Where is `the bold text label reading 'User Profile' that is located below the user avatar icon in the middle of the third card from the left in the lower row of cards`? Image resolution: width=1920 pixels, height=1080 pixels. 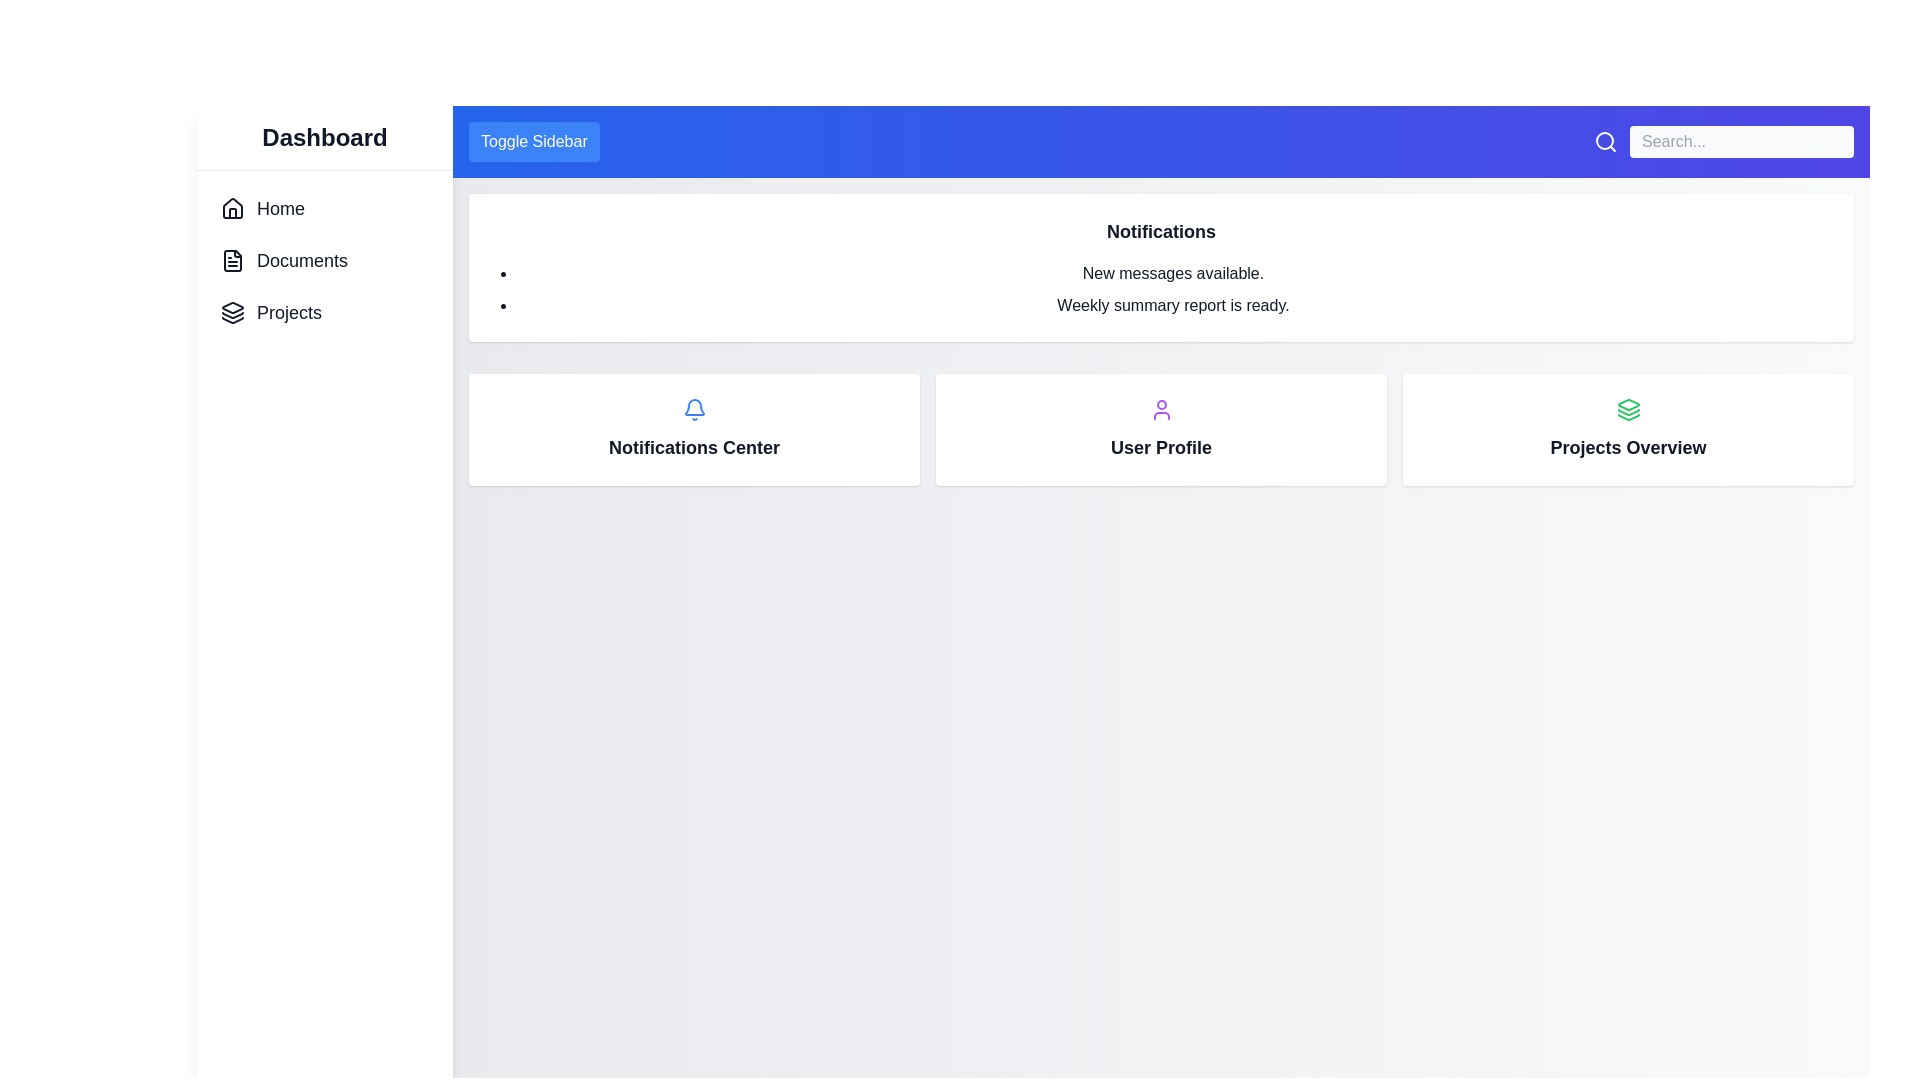
the bold text label reading 'User Profile' that is located below the user avatar icon in the middle of the third card from the left in the lower row of cards is located at coordinates (1161, 446).